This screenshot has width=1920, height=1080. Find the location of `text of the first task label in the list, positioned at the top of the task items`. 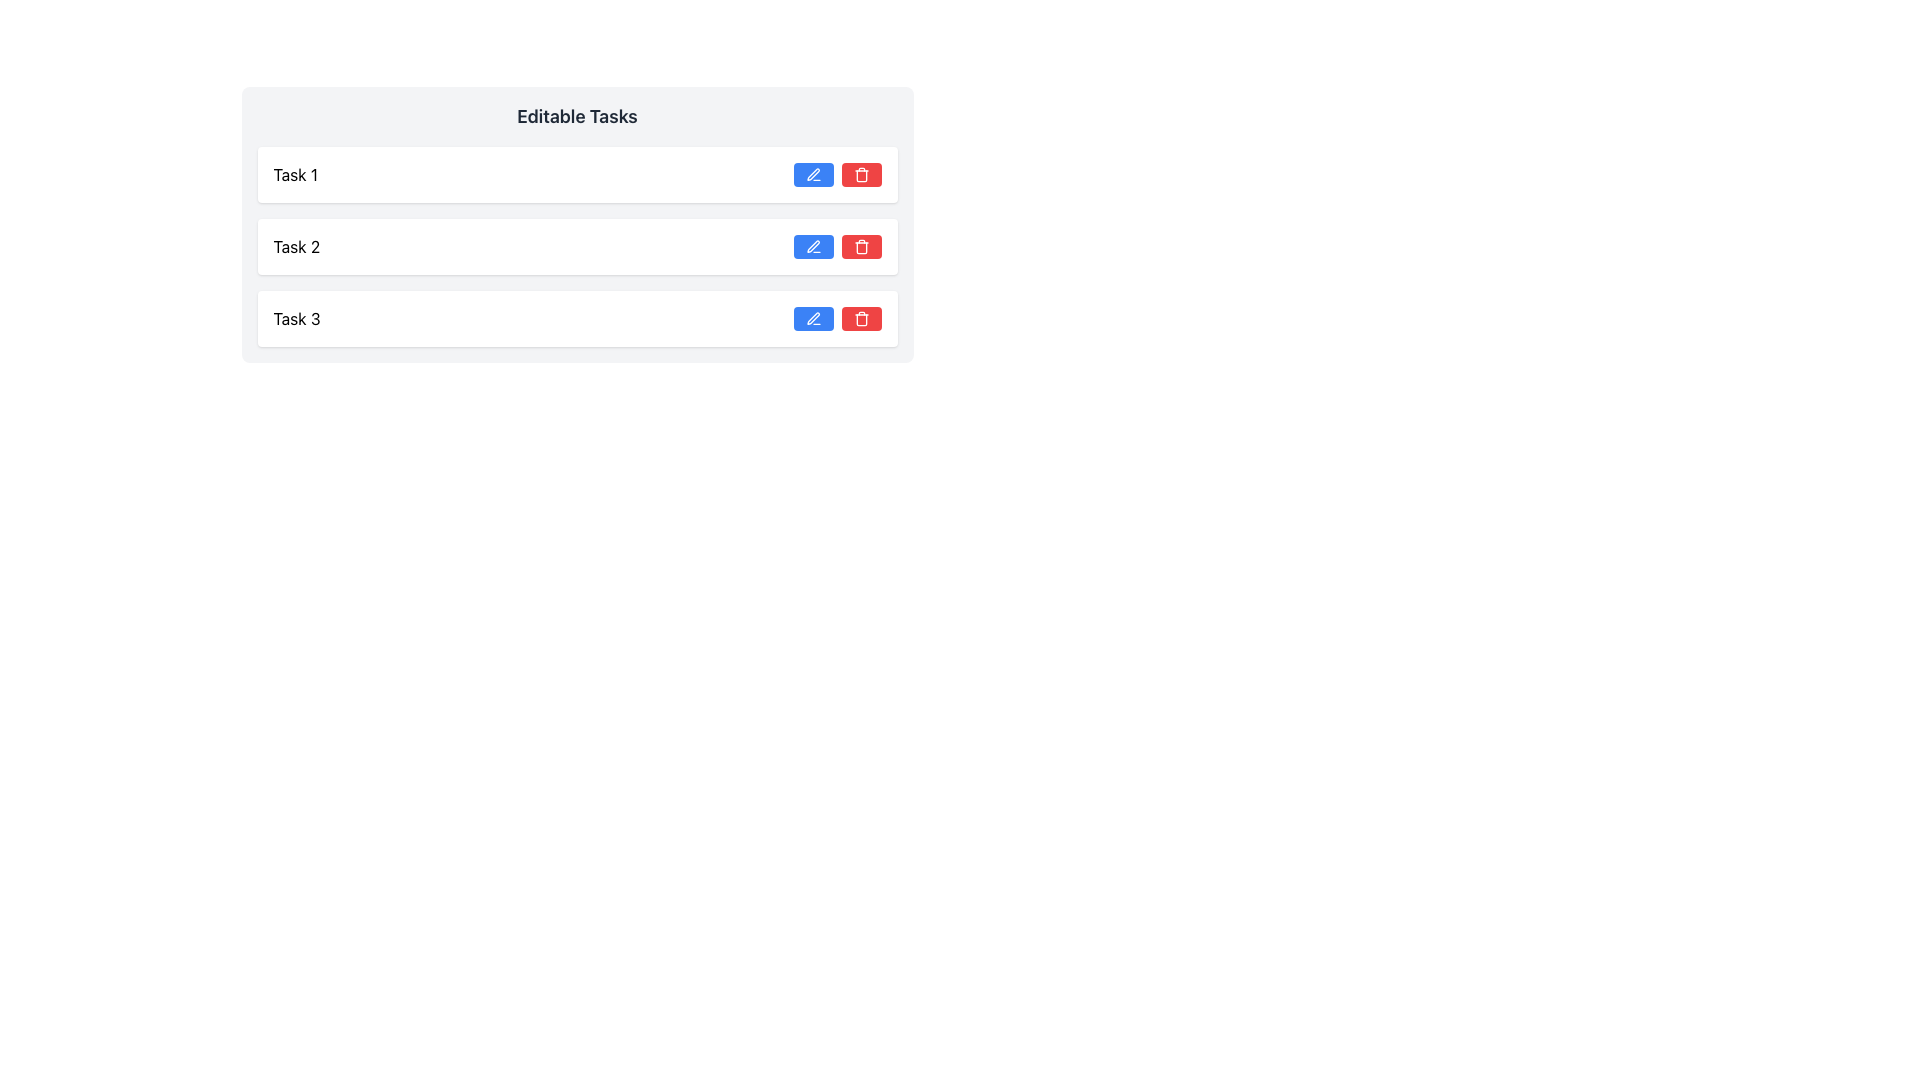

text of the first task label in the list, positioned at the top of the task items is located at coordinates (294, 173).